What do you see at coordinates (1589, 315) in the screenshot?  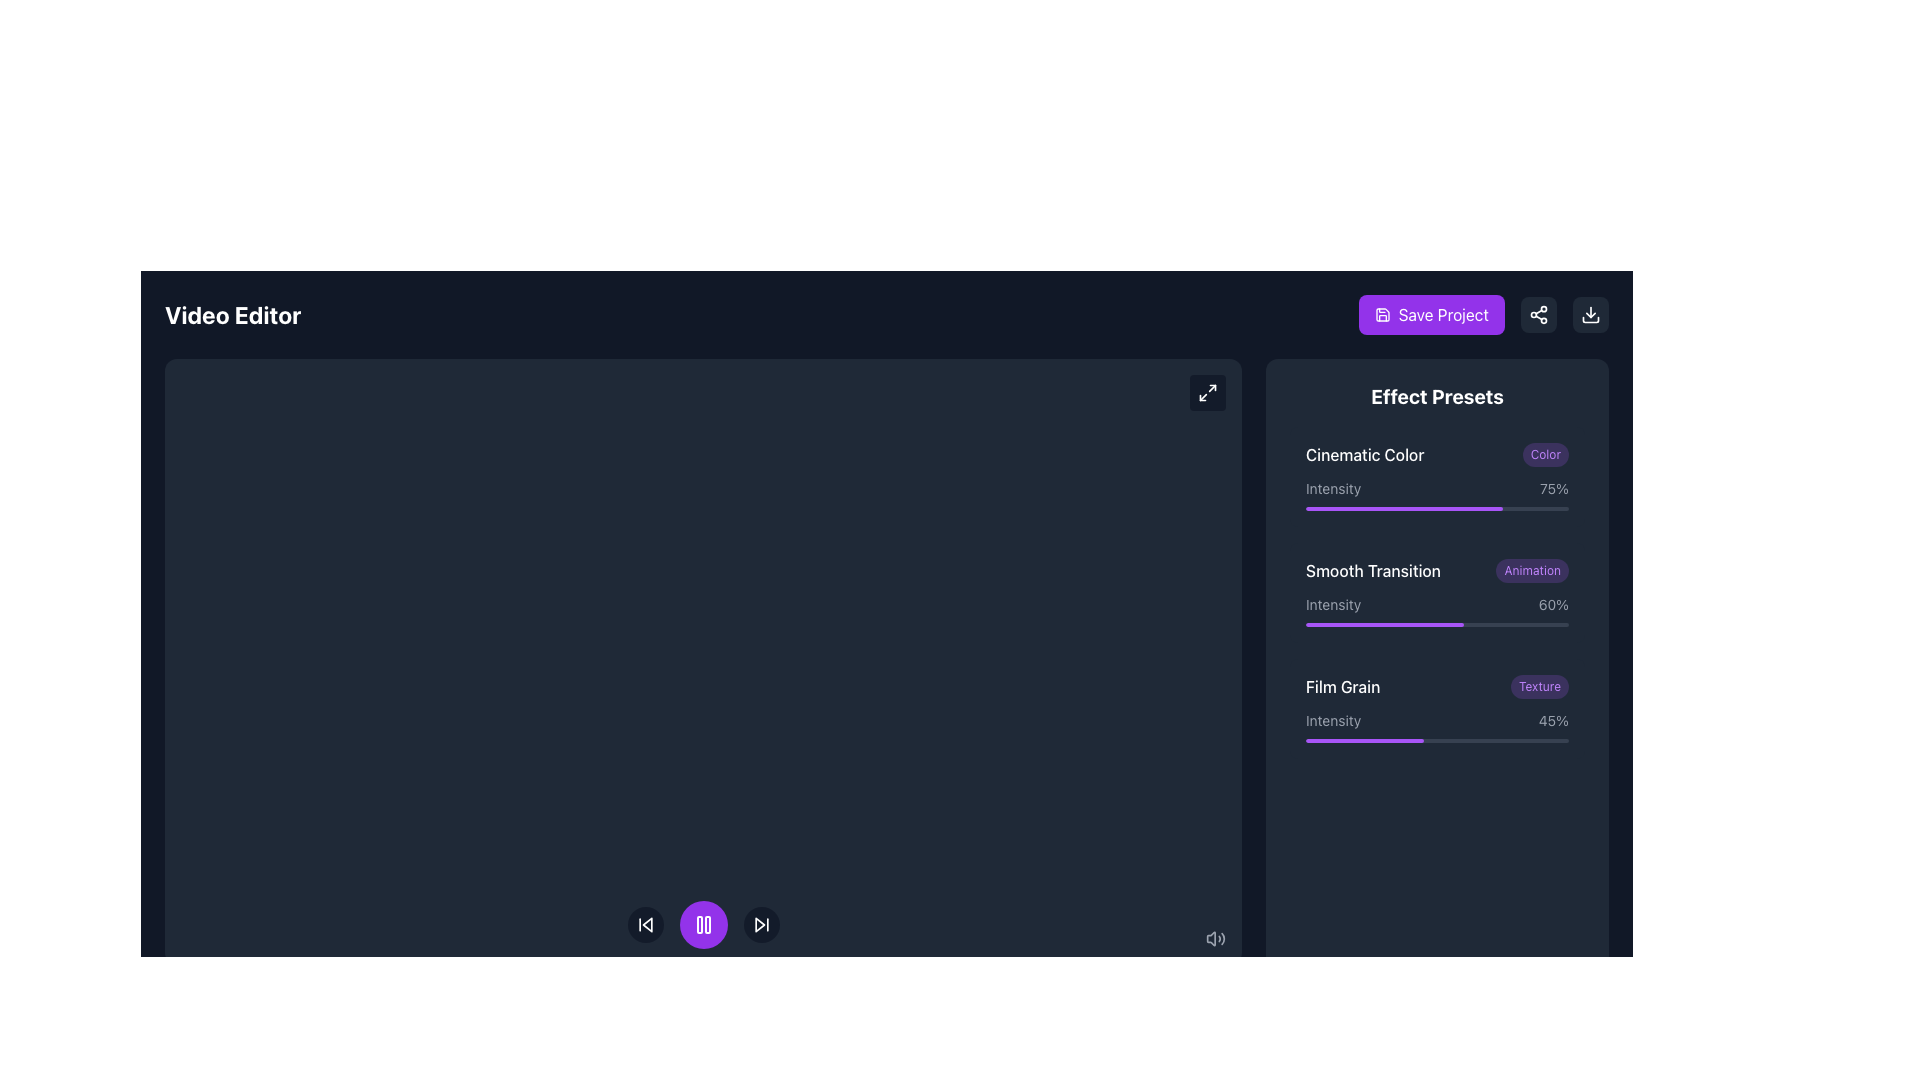 I see `the download icon button, which features a downward arrow into a rectangular base and is located at the top-right corner of the interface` at bounding box center [1589, 315].